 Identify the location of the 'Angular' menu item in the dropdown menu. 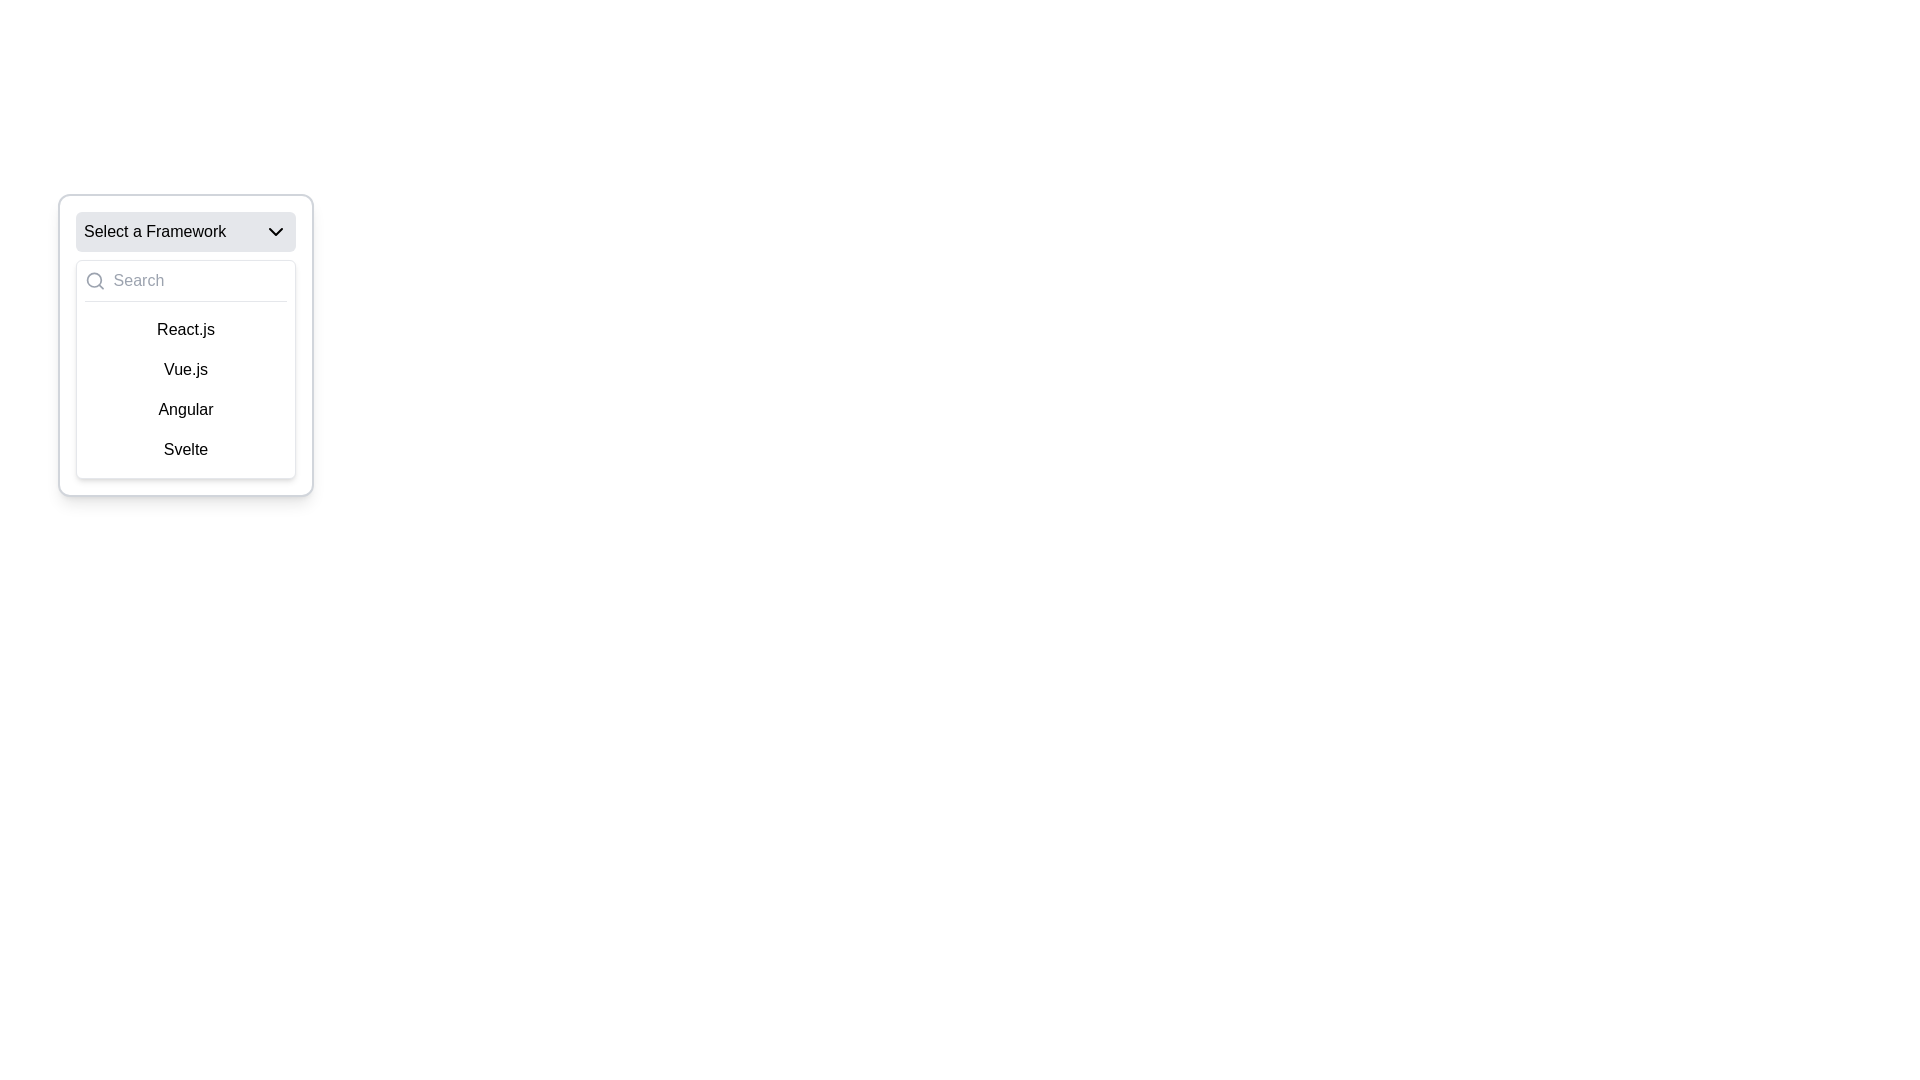
(186, 408).